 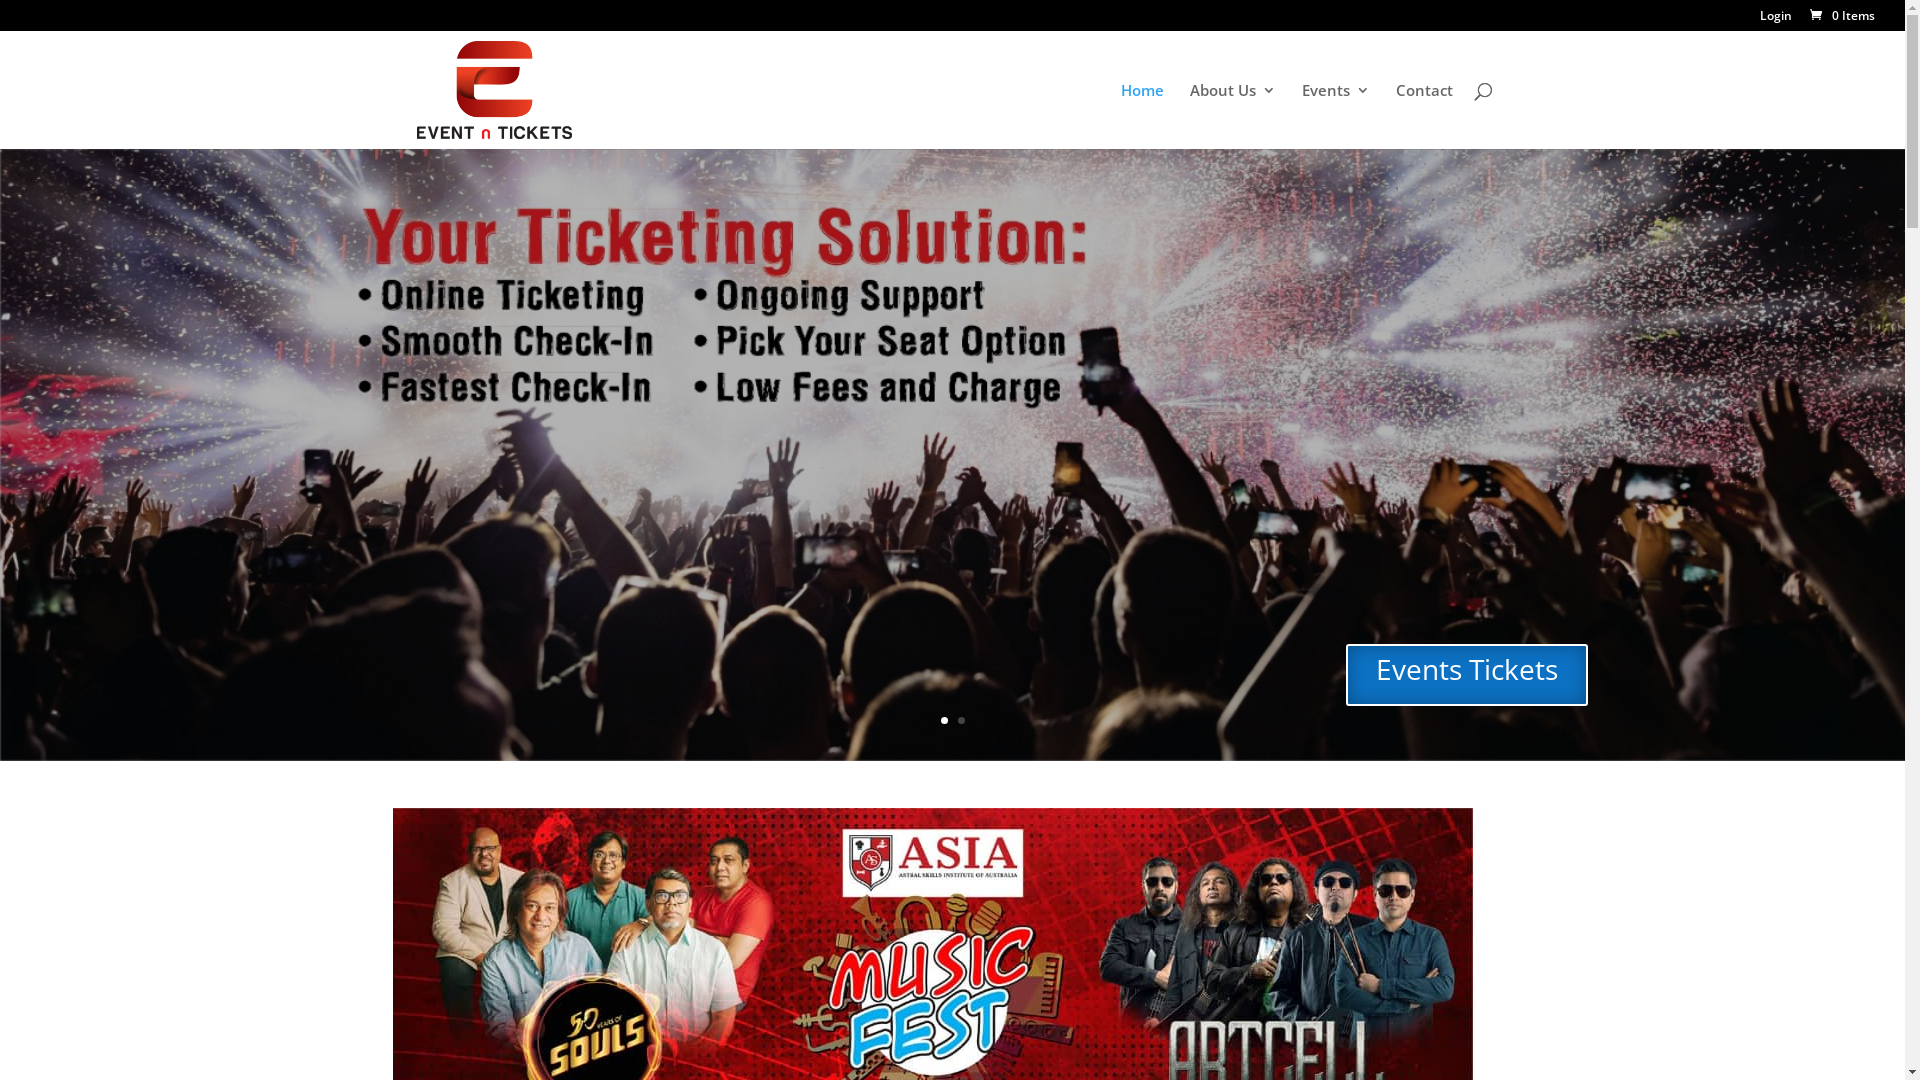 I want to click on 'Contact', so click(x=1423, y=115).